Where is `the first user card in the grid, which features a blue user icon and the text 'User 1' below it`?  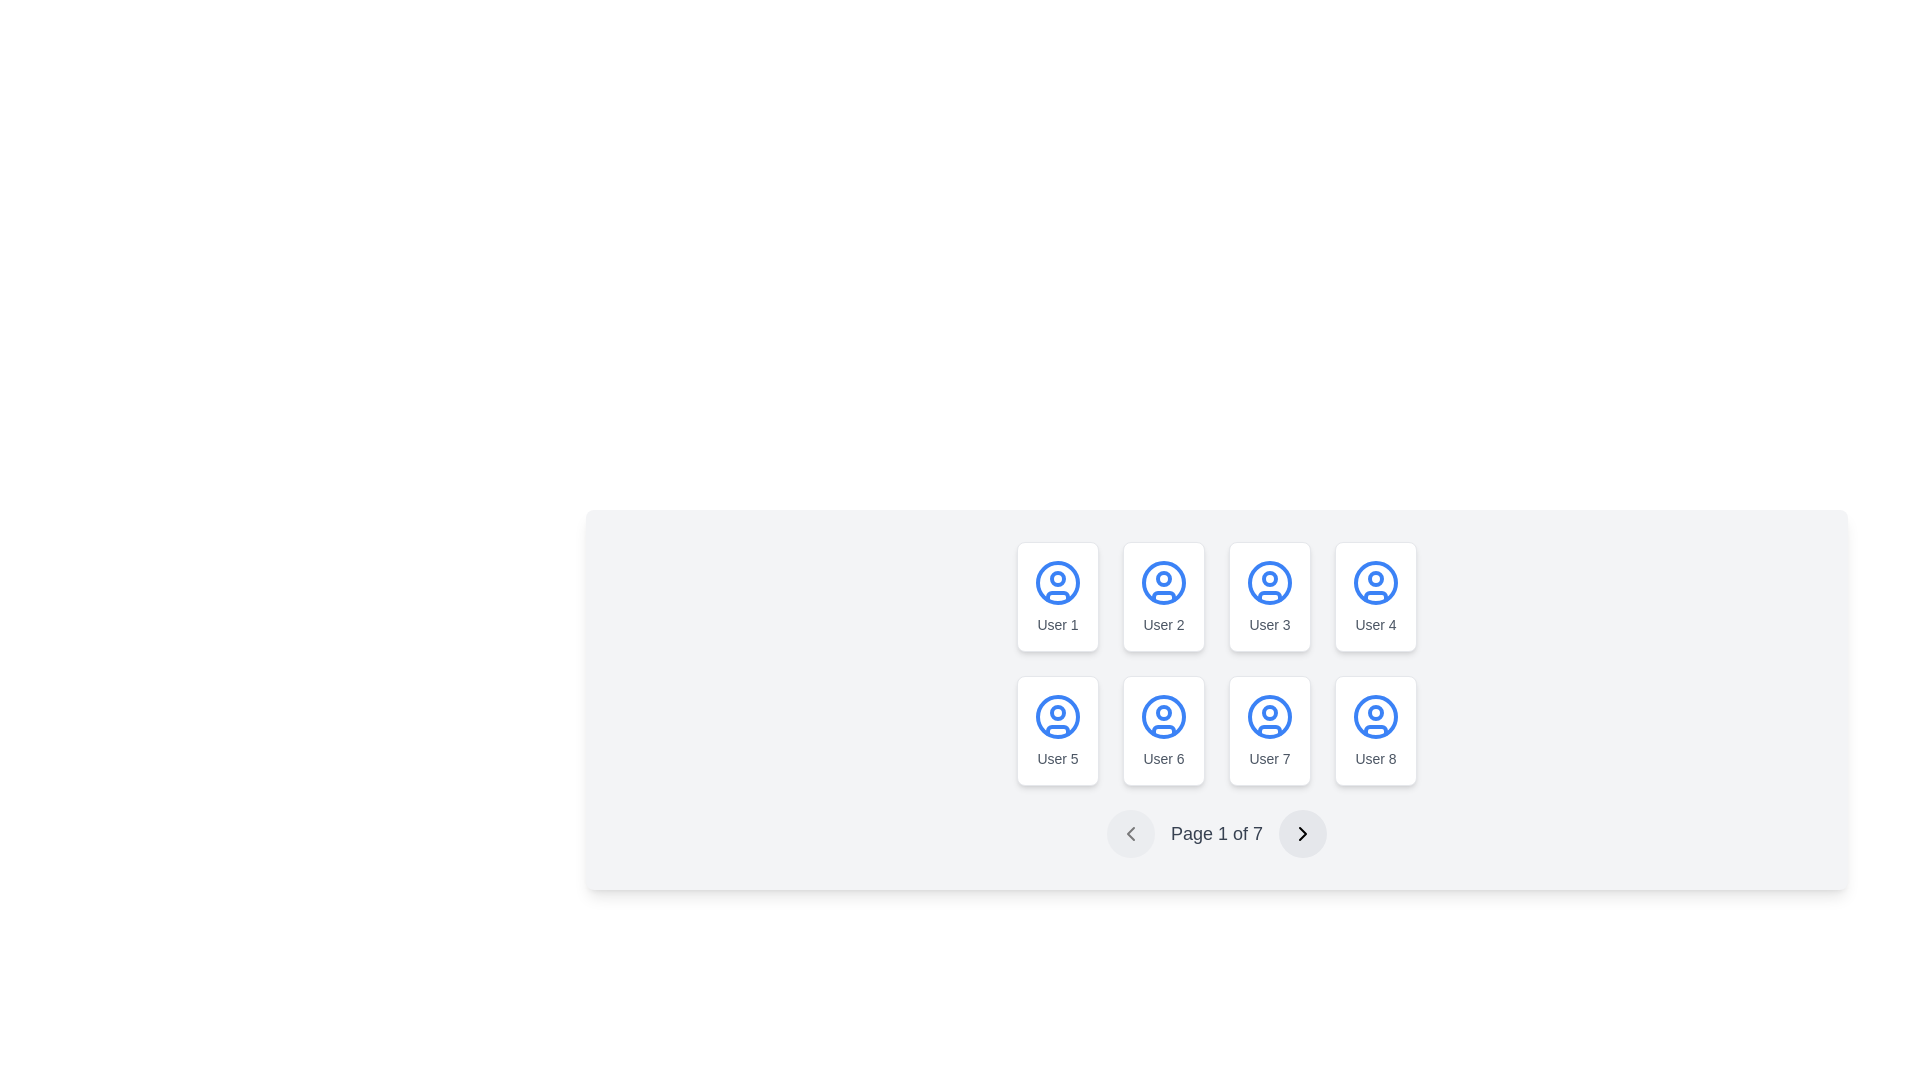 the first user card in the grid, which features a blue user icon and the text 'User 1' below it is located at coordinates (1056, 596).